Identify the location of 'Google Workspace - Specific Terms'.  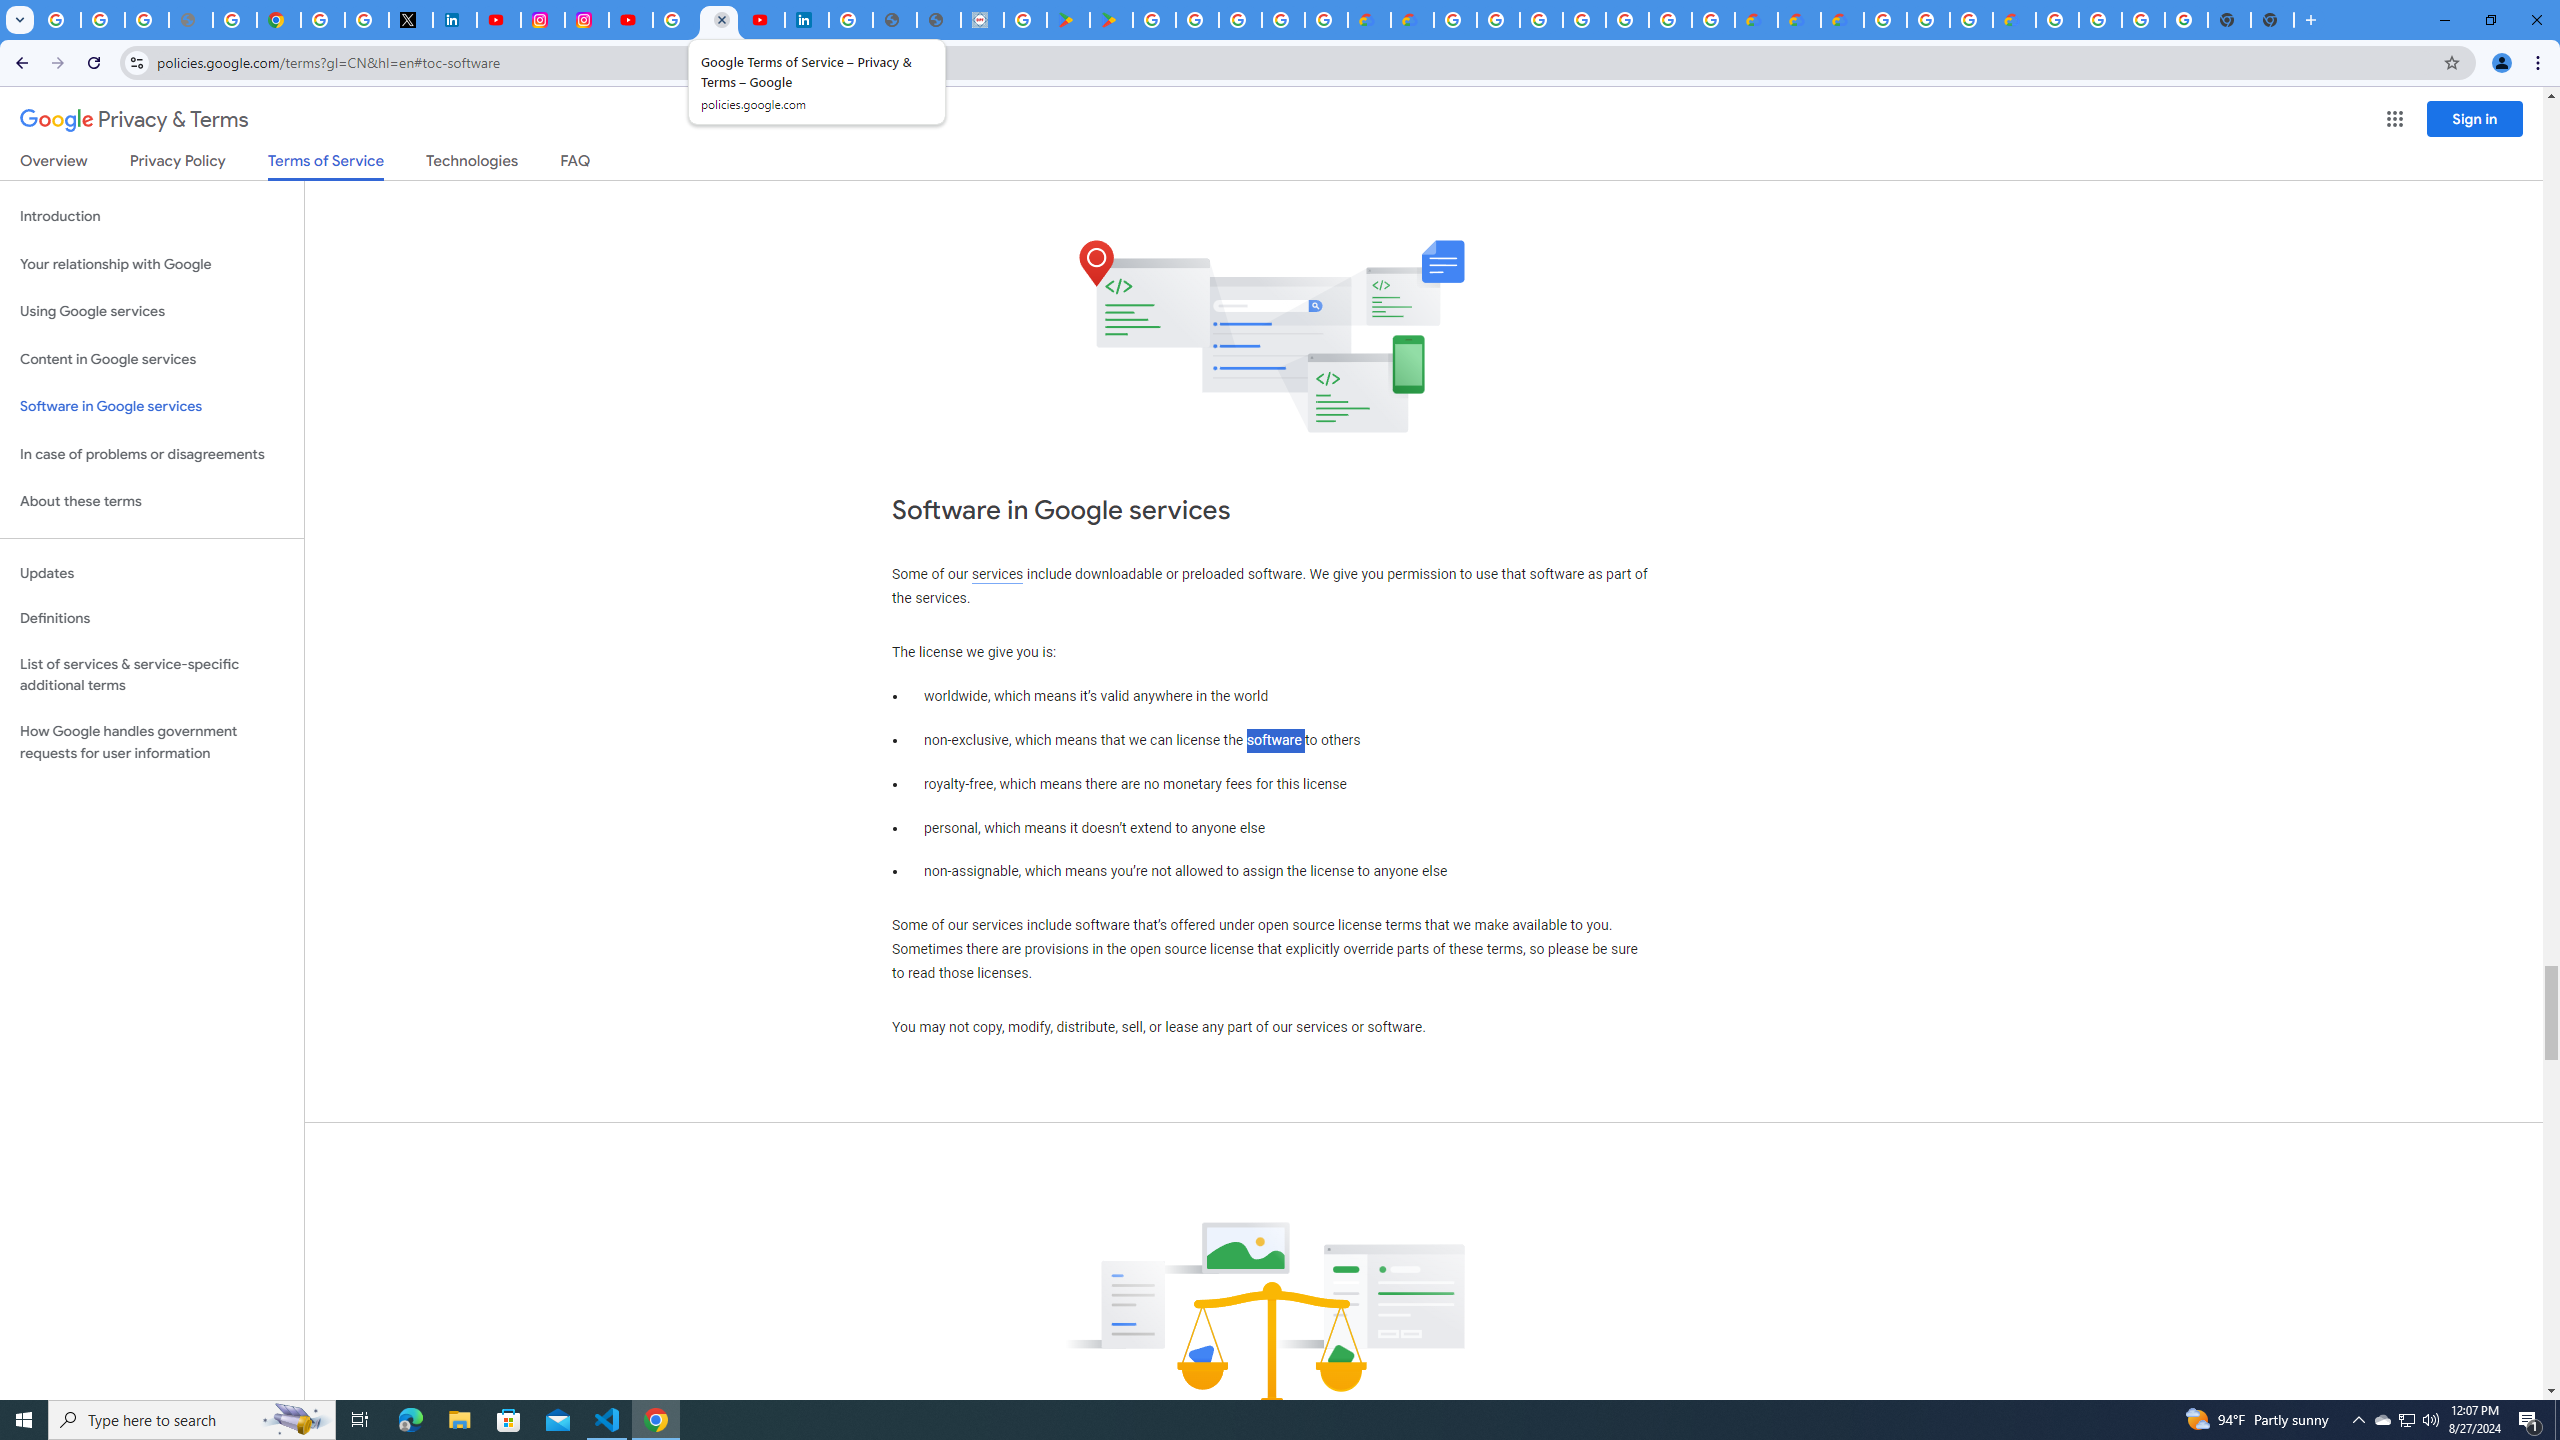
(1281, 19).